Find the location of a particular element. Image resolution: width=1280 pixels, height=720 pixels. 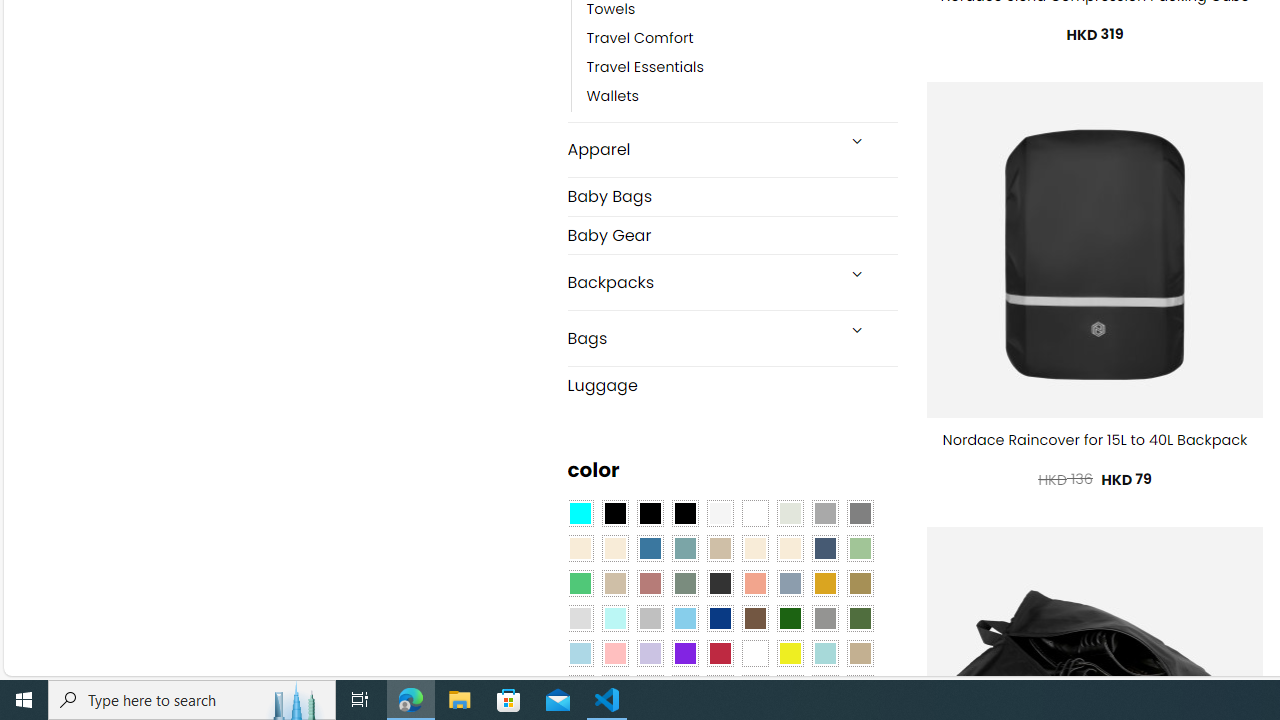

'All Gray' is located at coordinates (860, 513).